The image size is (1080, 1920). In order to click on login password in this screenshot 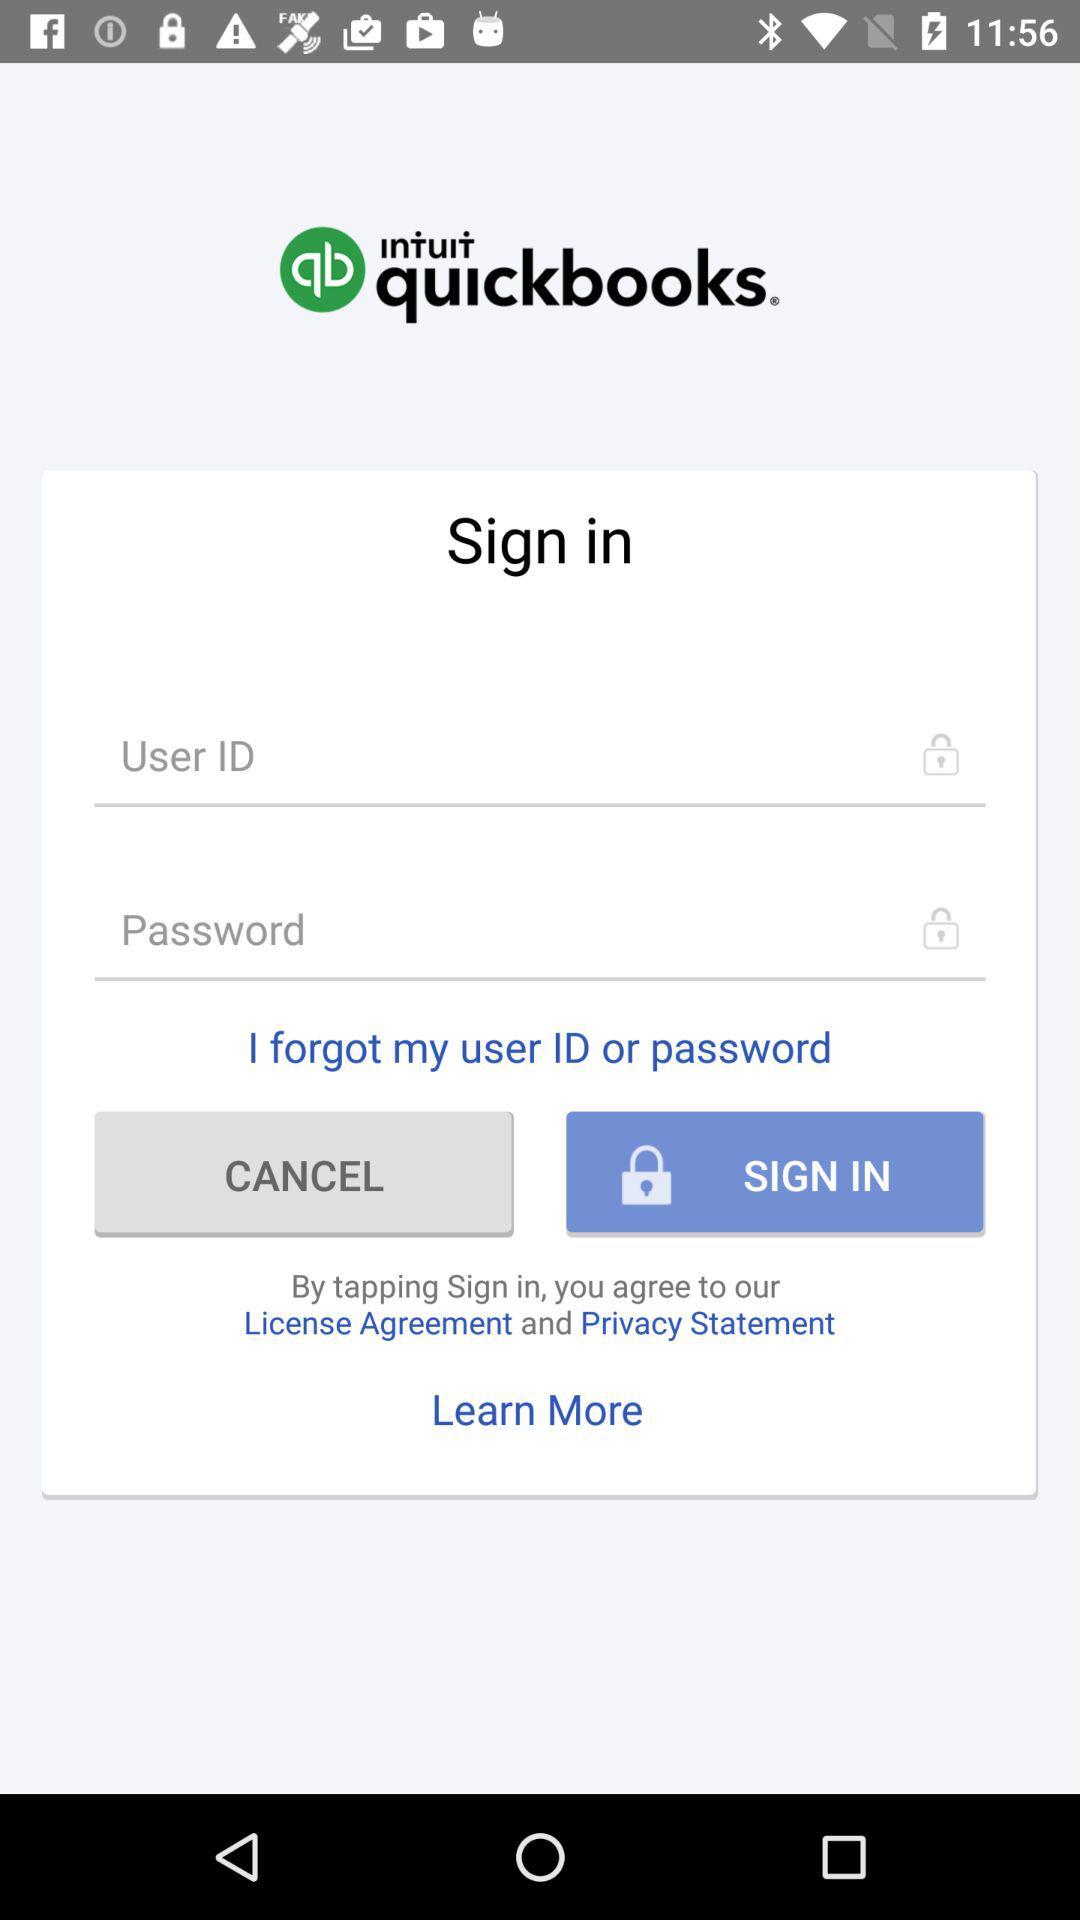, I will do `click(540, 927)`.